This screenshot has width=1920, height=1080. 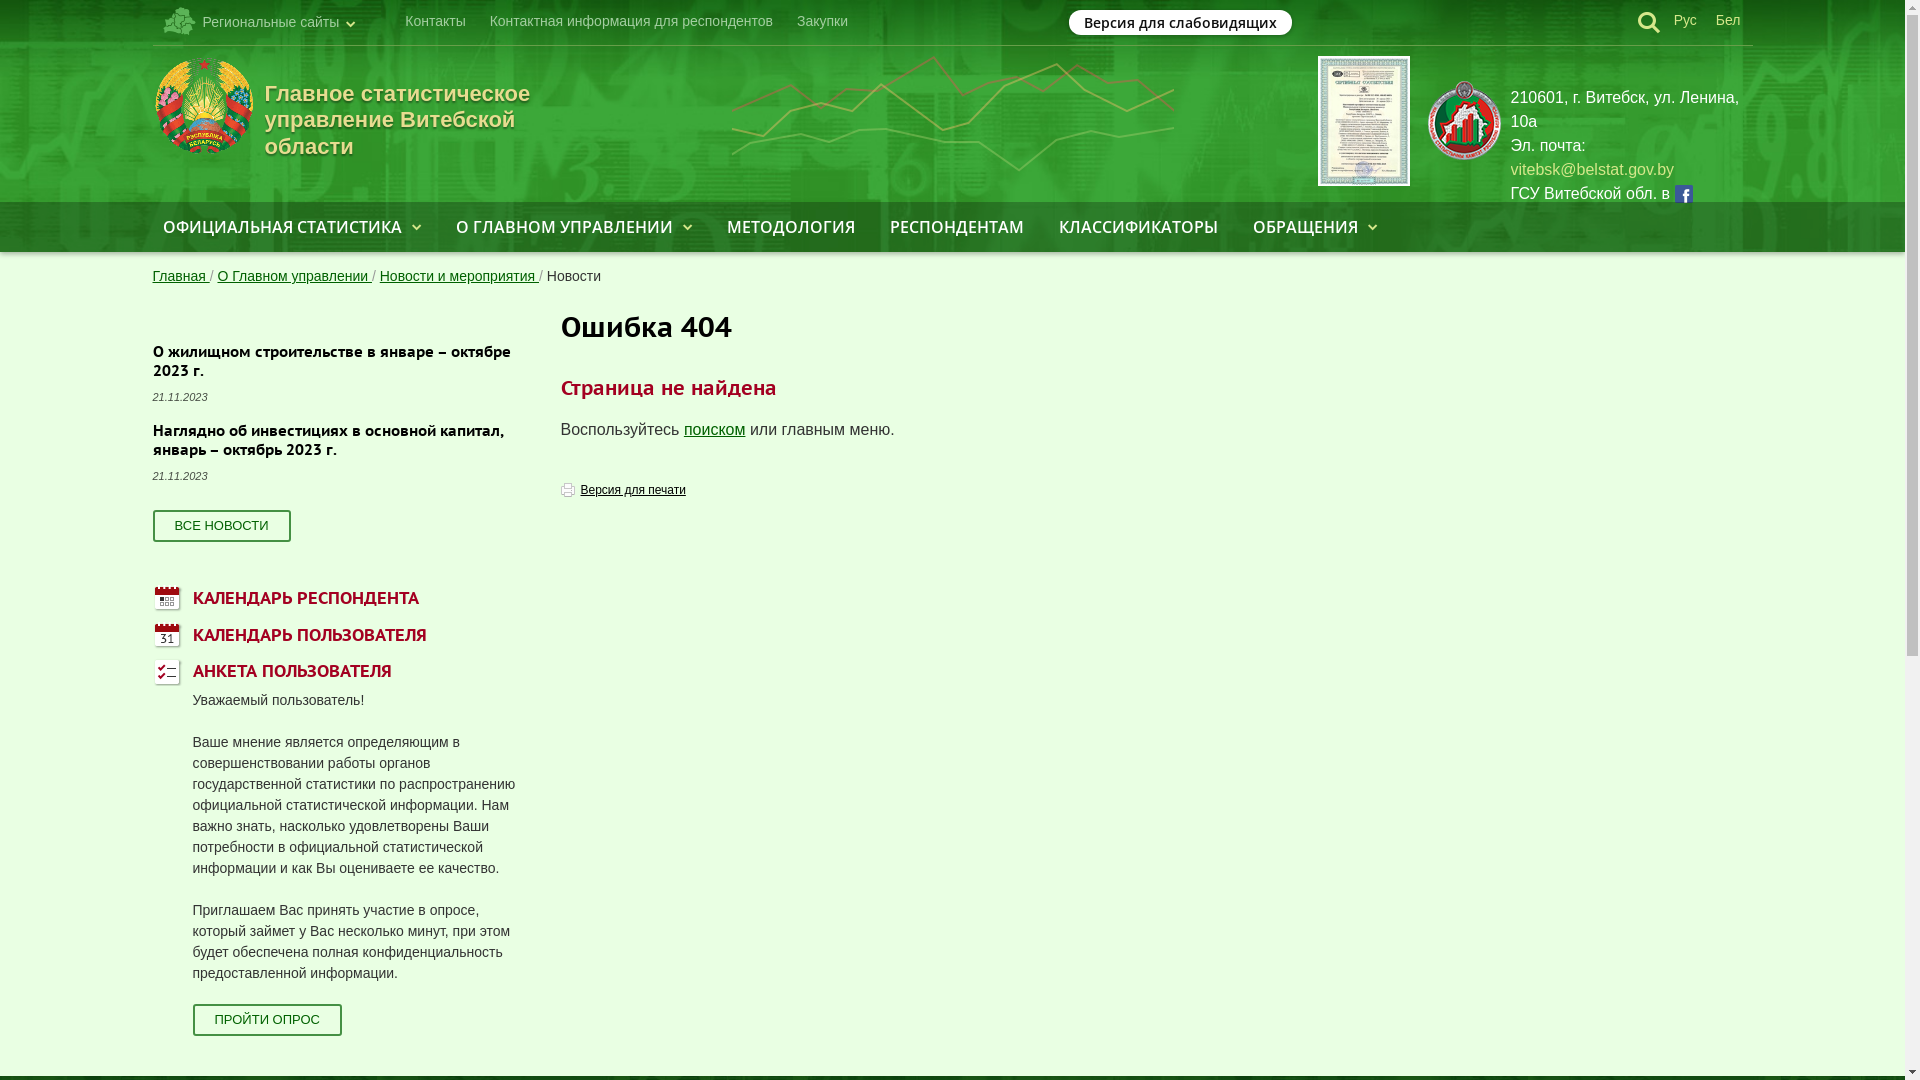 I want to click on 'vitebsk@belstat.gov.by', so click(x=1591, y=168).